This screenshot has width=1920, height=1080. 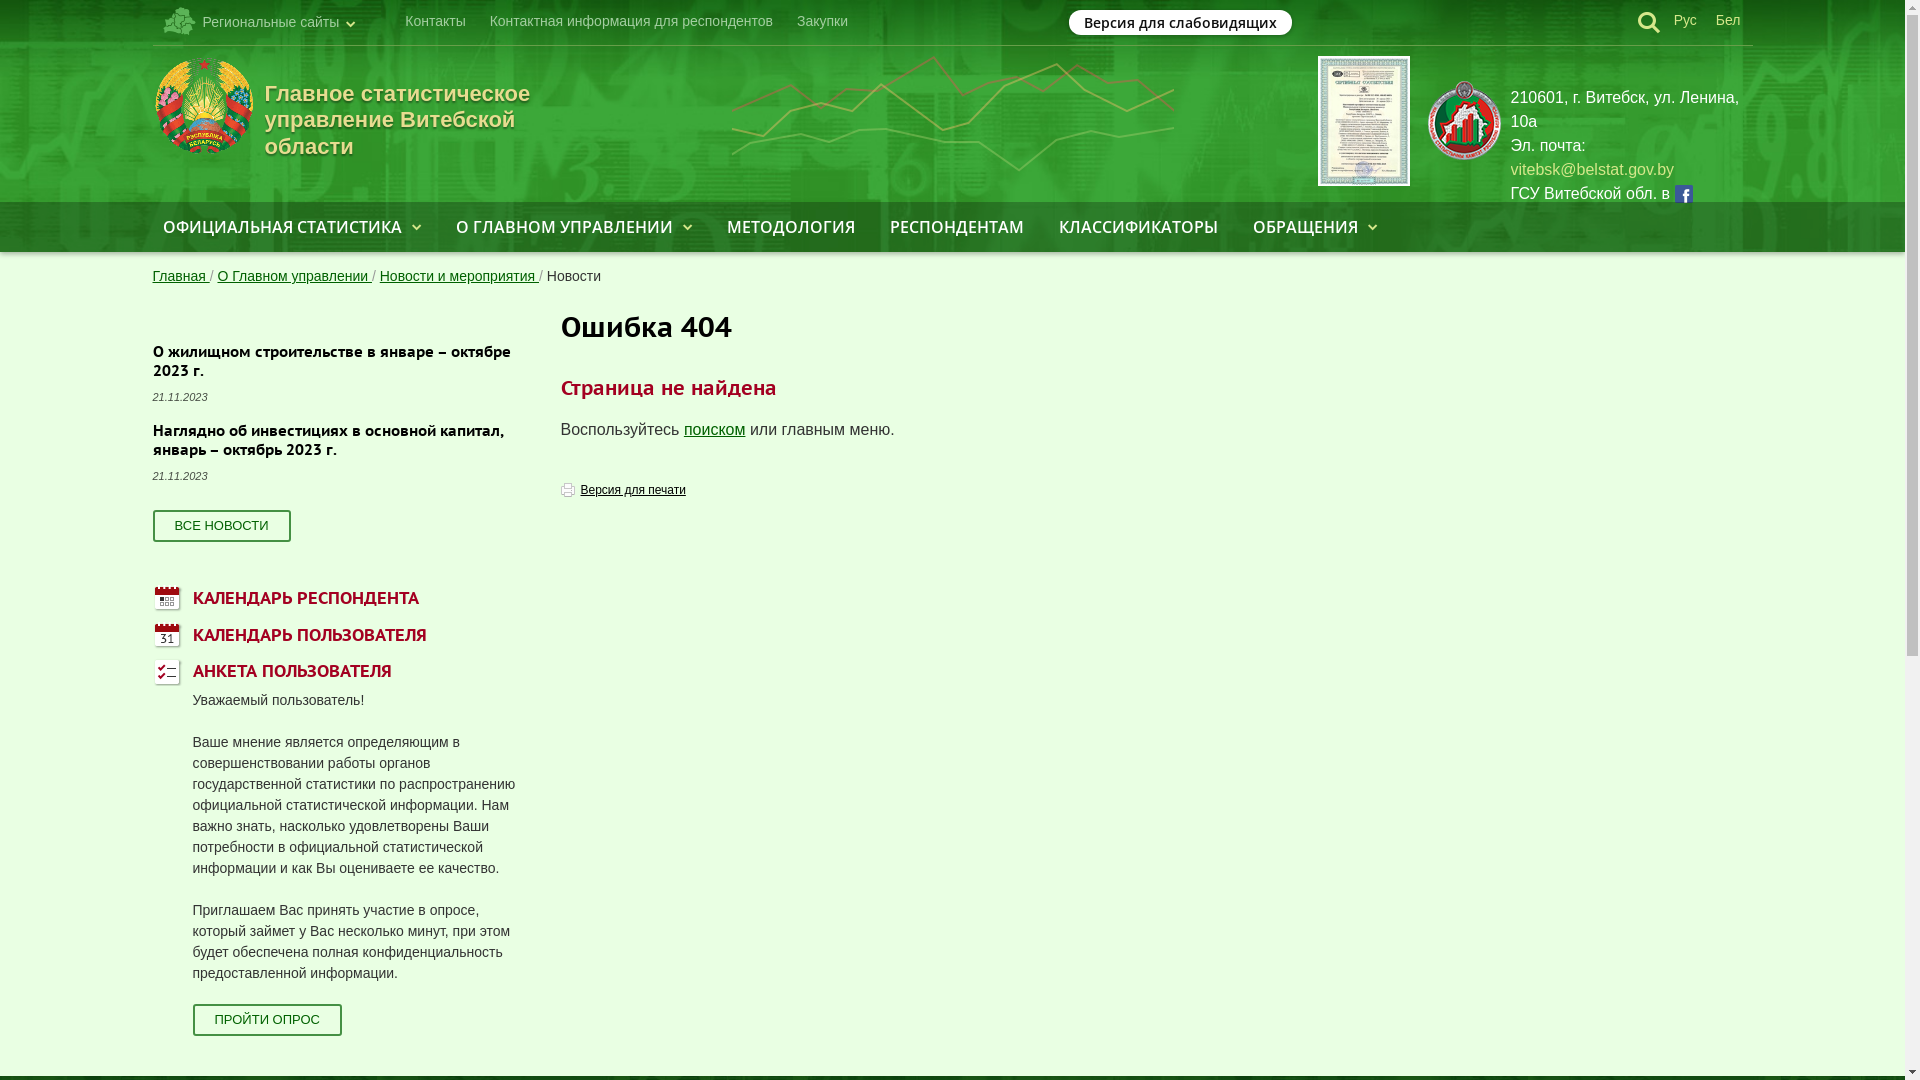 I want to click on 'vitebsk@belstat.gov.by', so click(x=1591, y=168).